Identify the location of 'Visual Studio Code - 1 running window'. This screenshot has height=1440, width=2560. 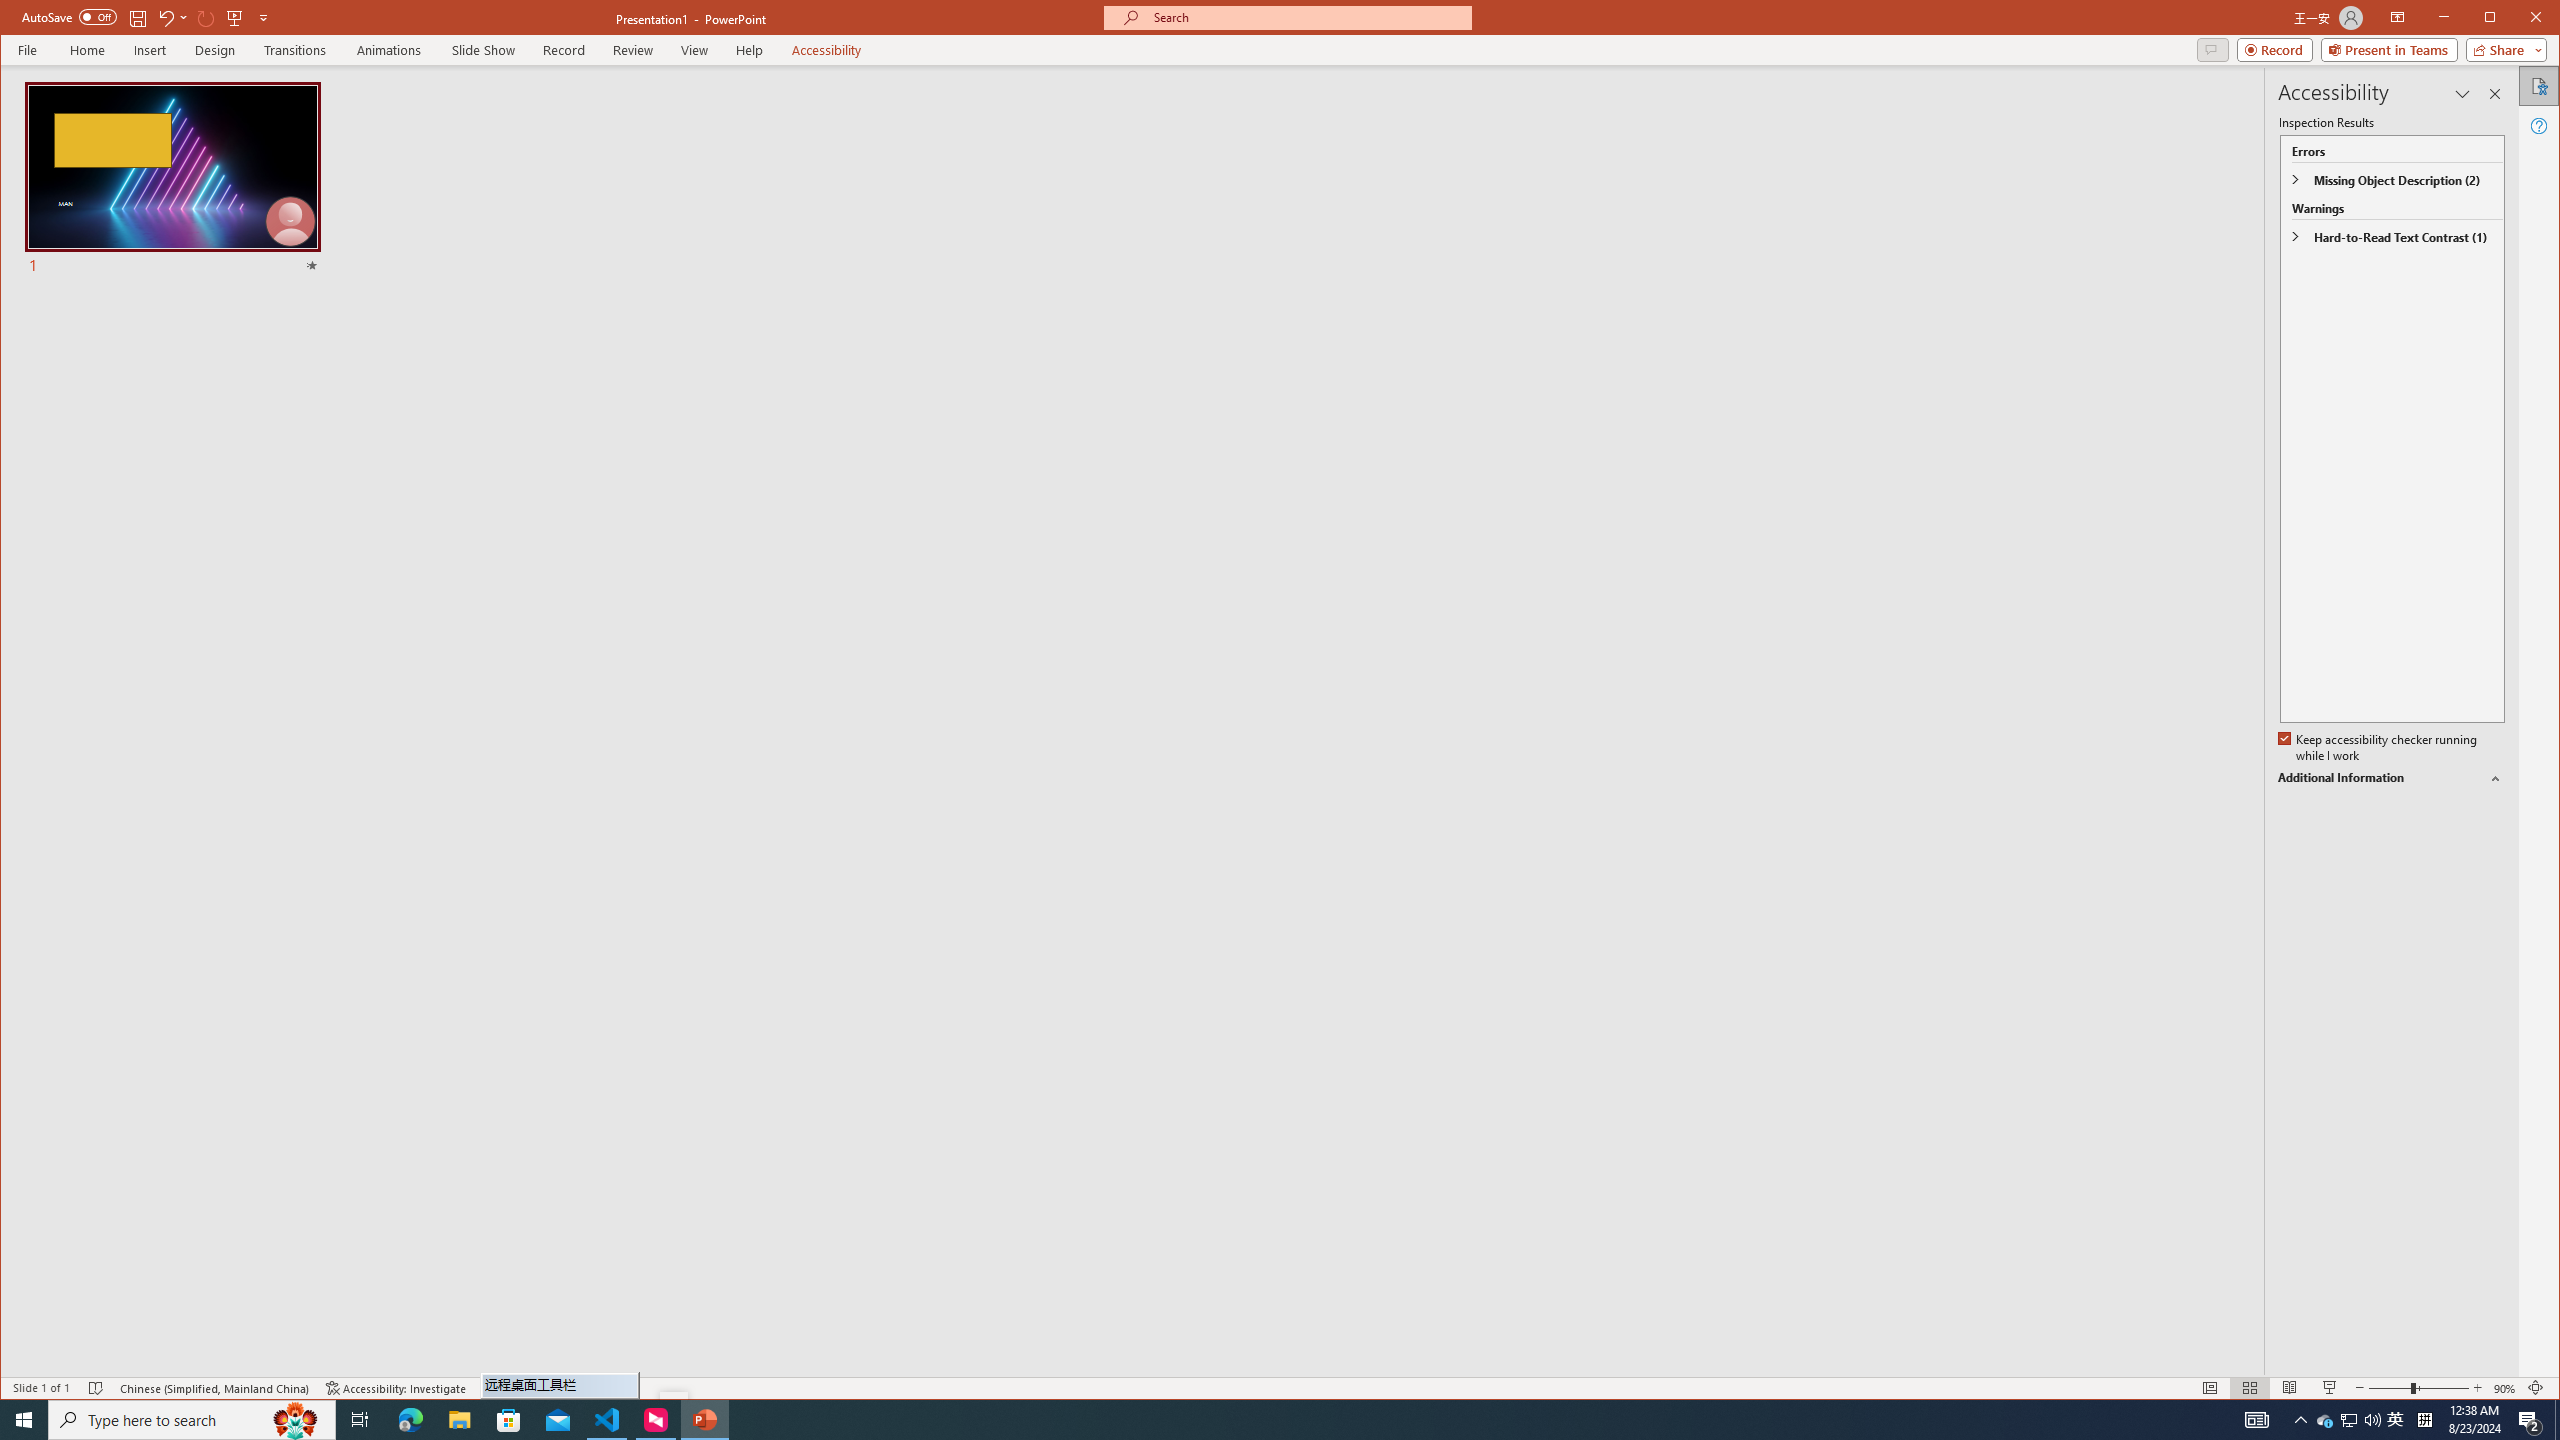
(607, 1418).